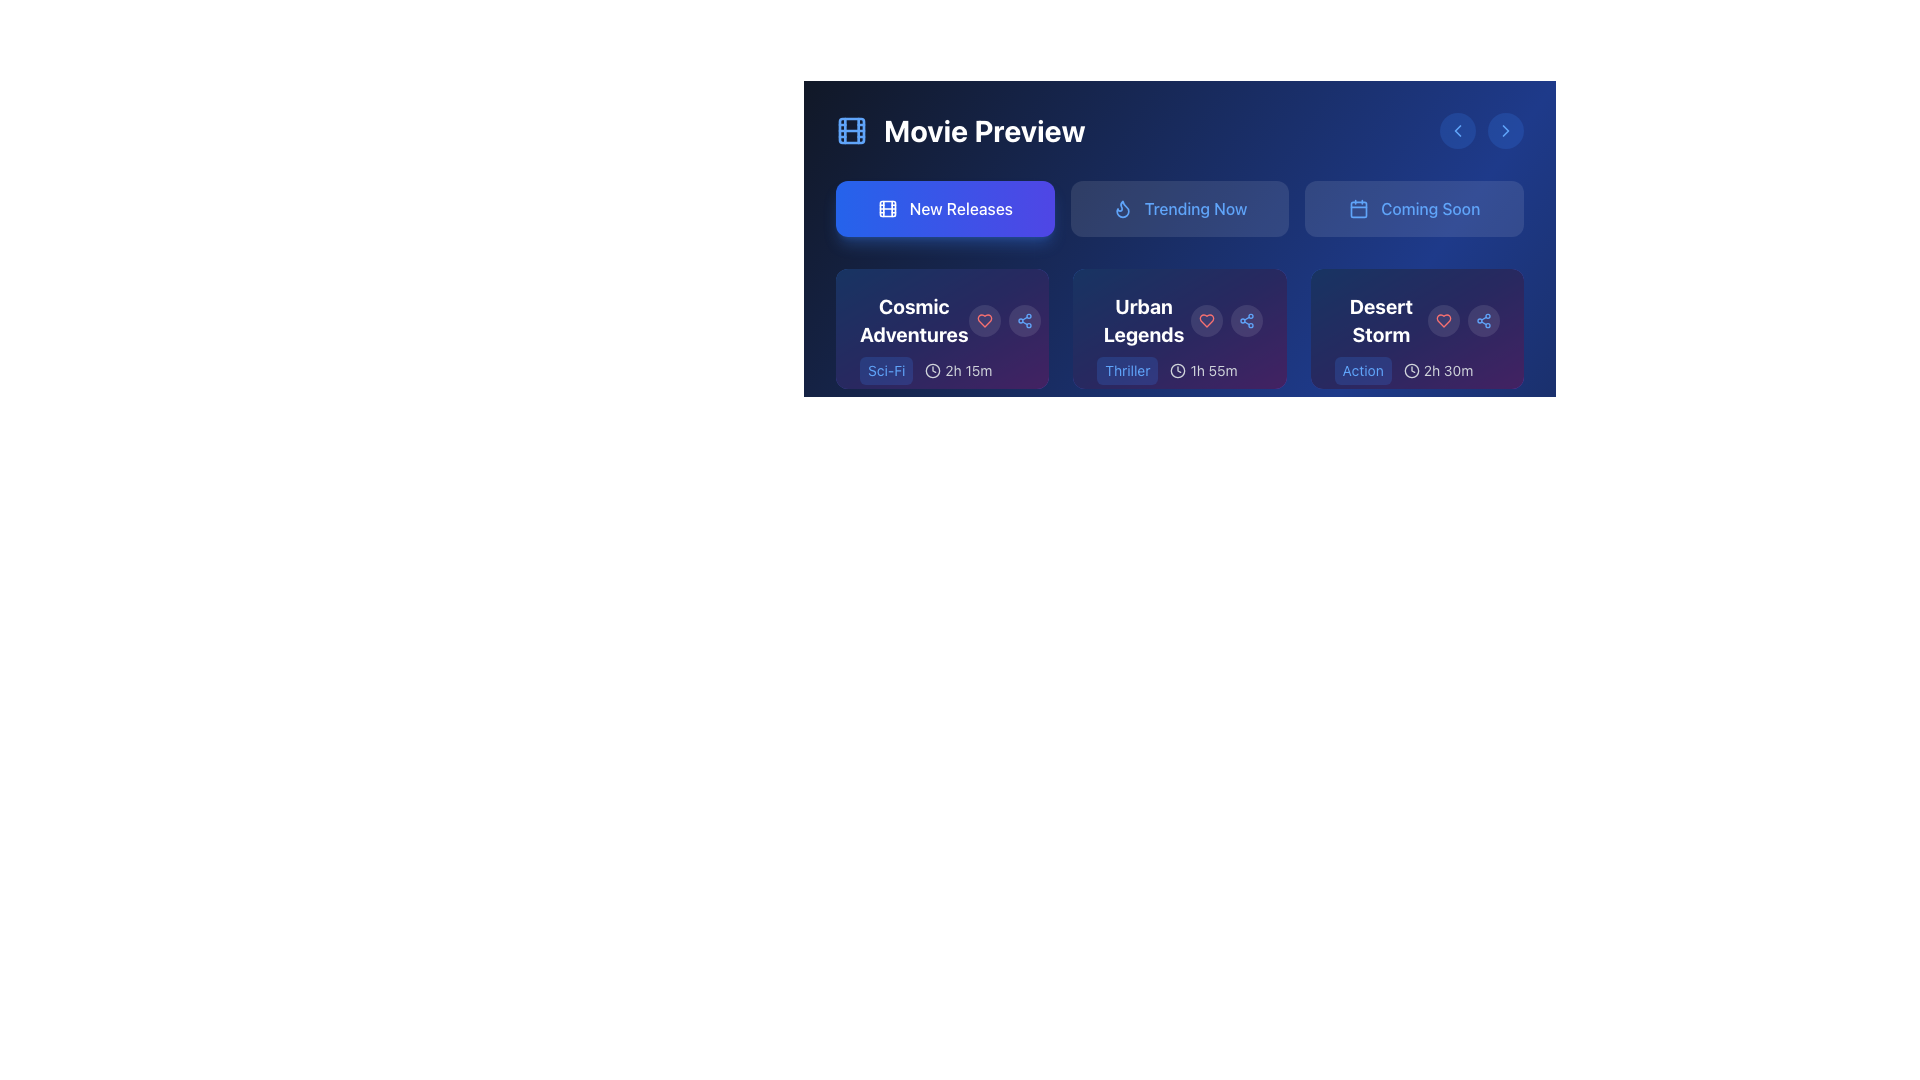 This screenshot has height=1080, width=1920. Describe the element at coordinates (1429, 208) in the screenshot. I see `the 'Coming Soon' text label within the button located at the top-right area of the interface` at that location.